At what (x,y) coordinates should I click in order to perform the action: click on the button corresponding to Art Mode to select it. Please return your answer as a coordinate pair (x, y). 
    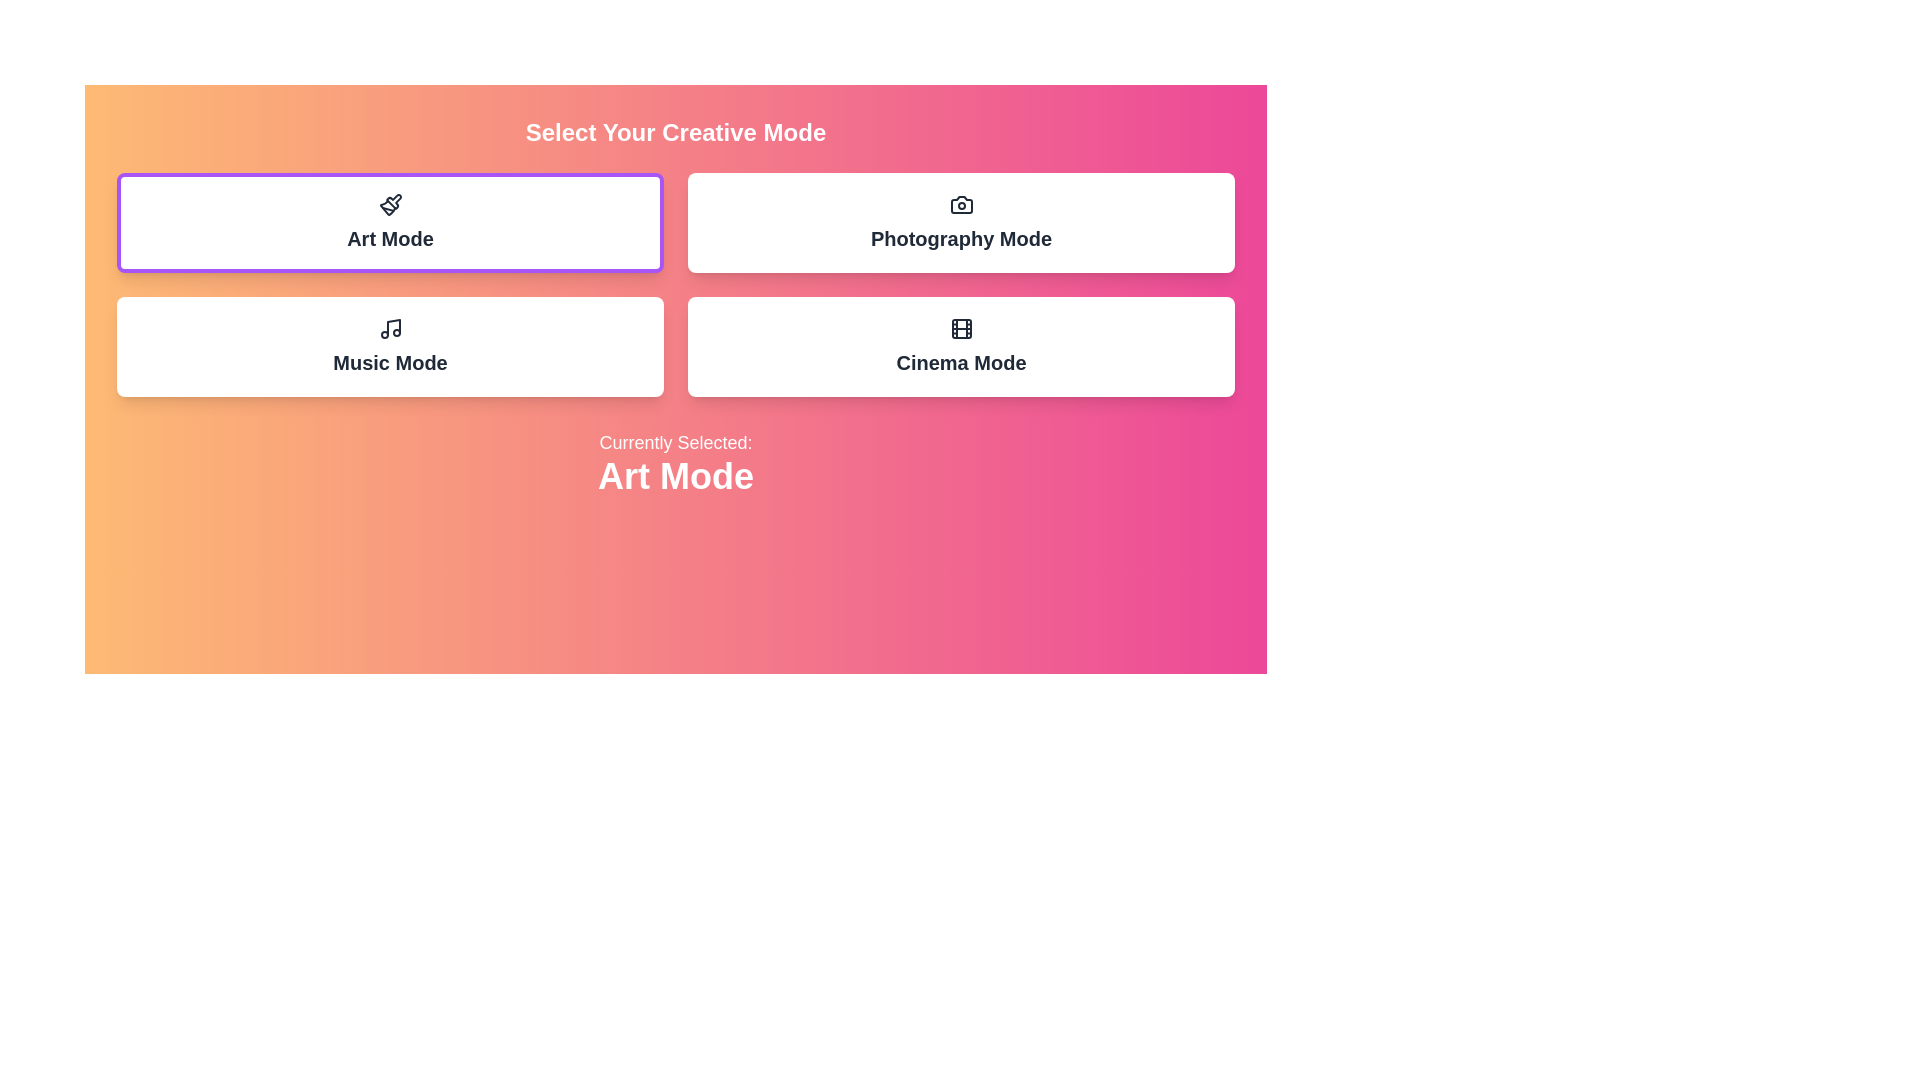
    Looking at the image, I should click on (390, 223).